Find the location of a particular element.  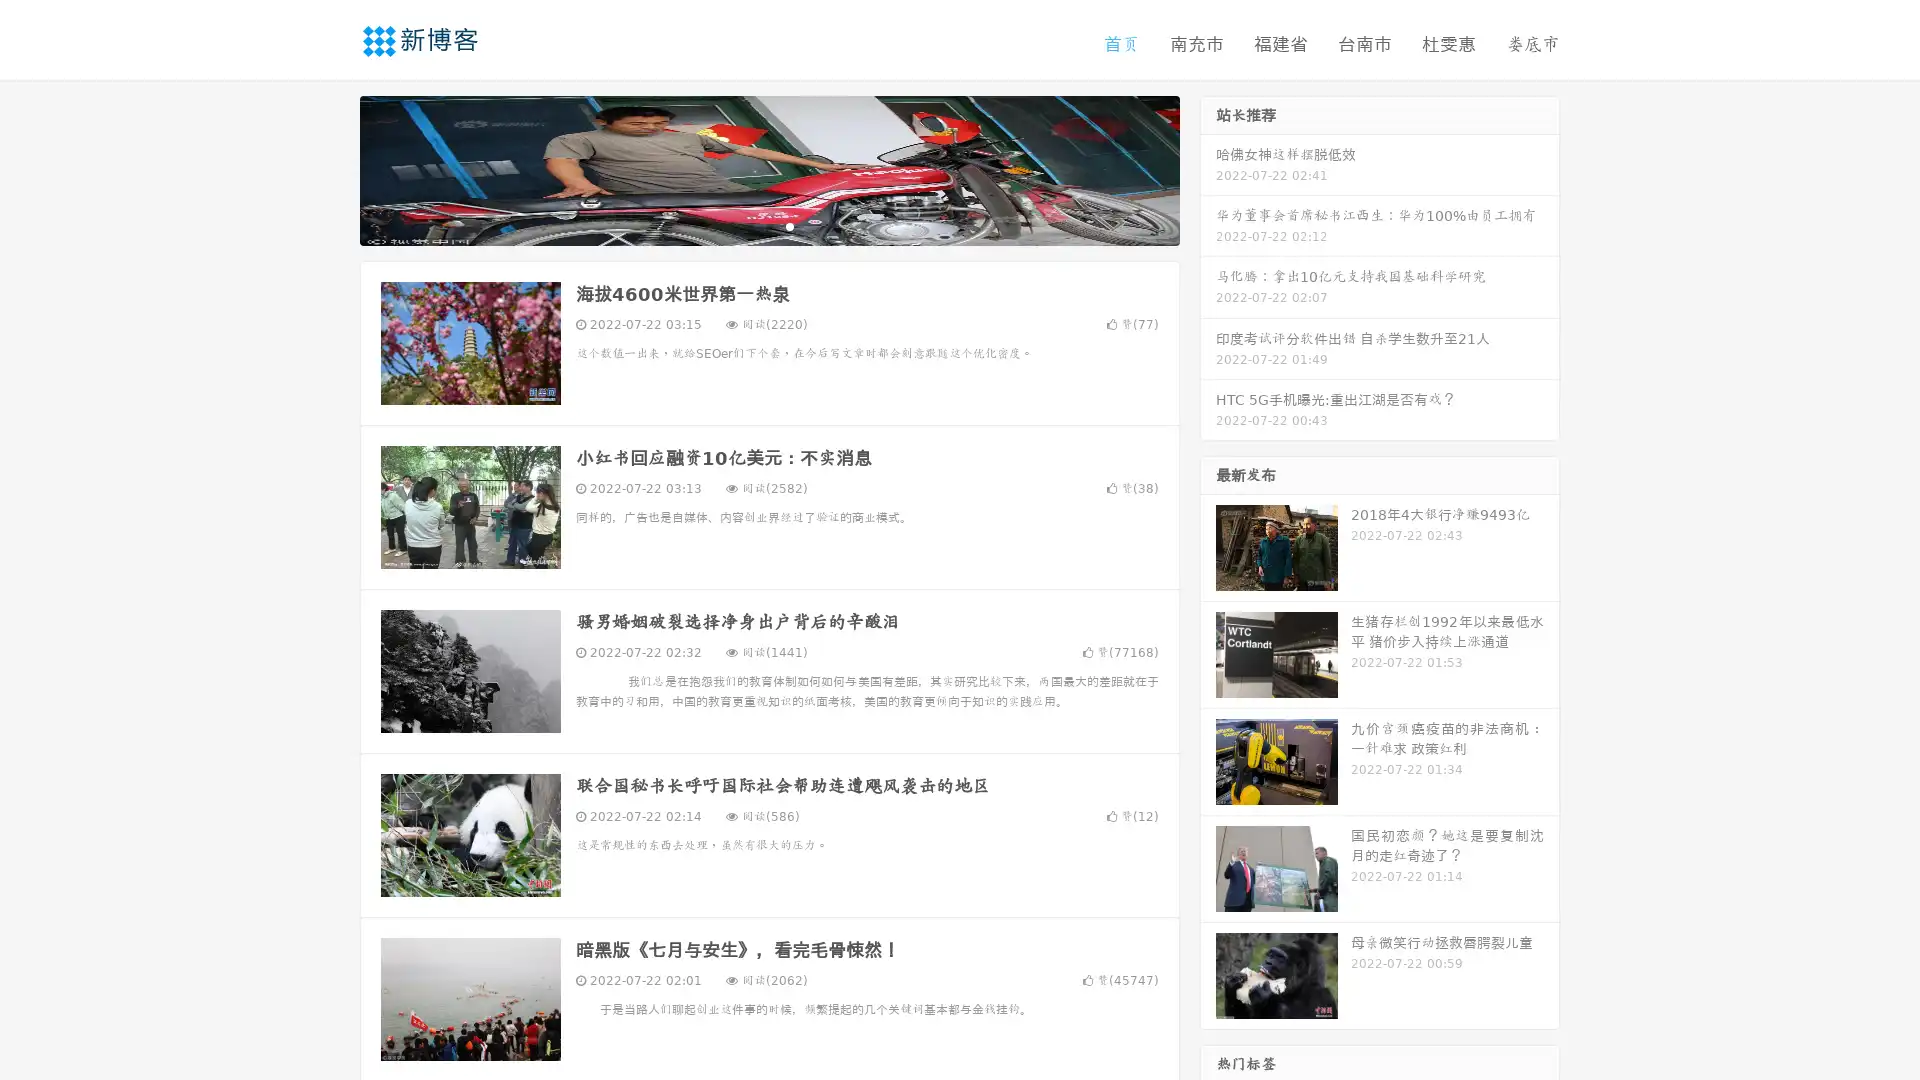

Next slide is located at coordinates (1208, 168).